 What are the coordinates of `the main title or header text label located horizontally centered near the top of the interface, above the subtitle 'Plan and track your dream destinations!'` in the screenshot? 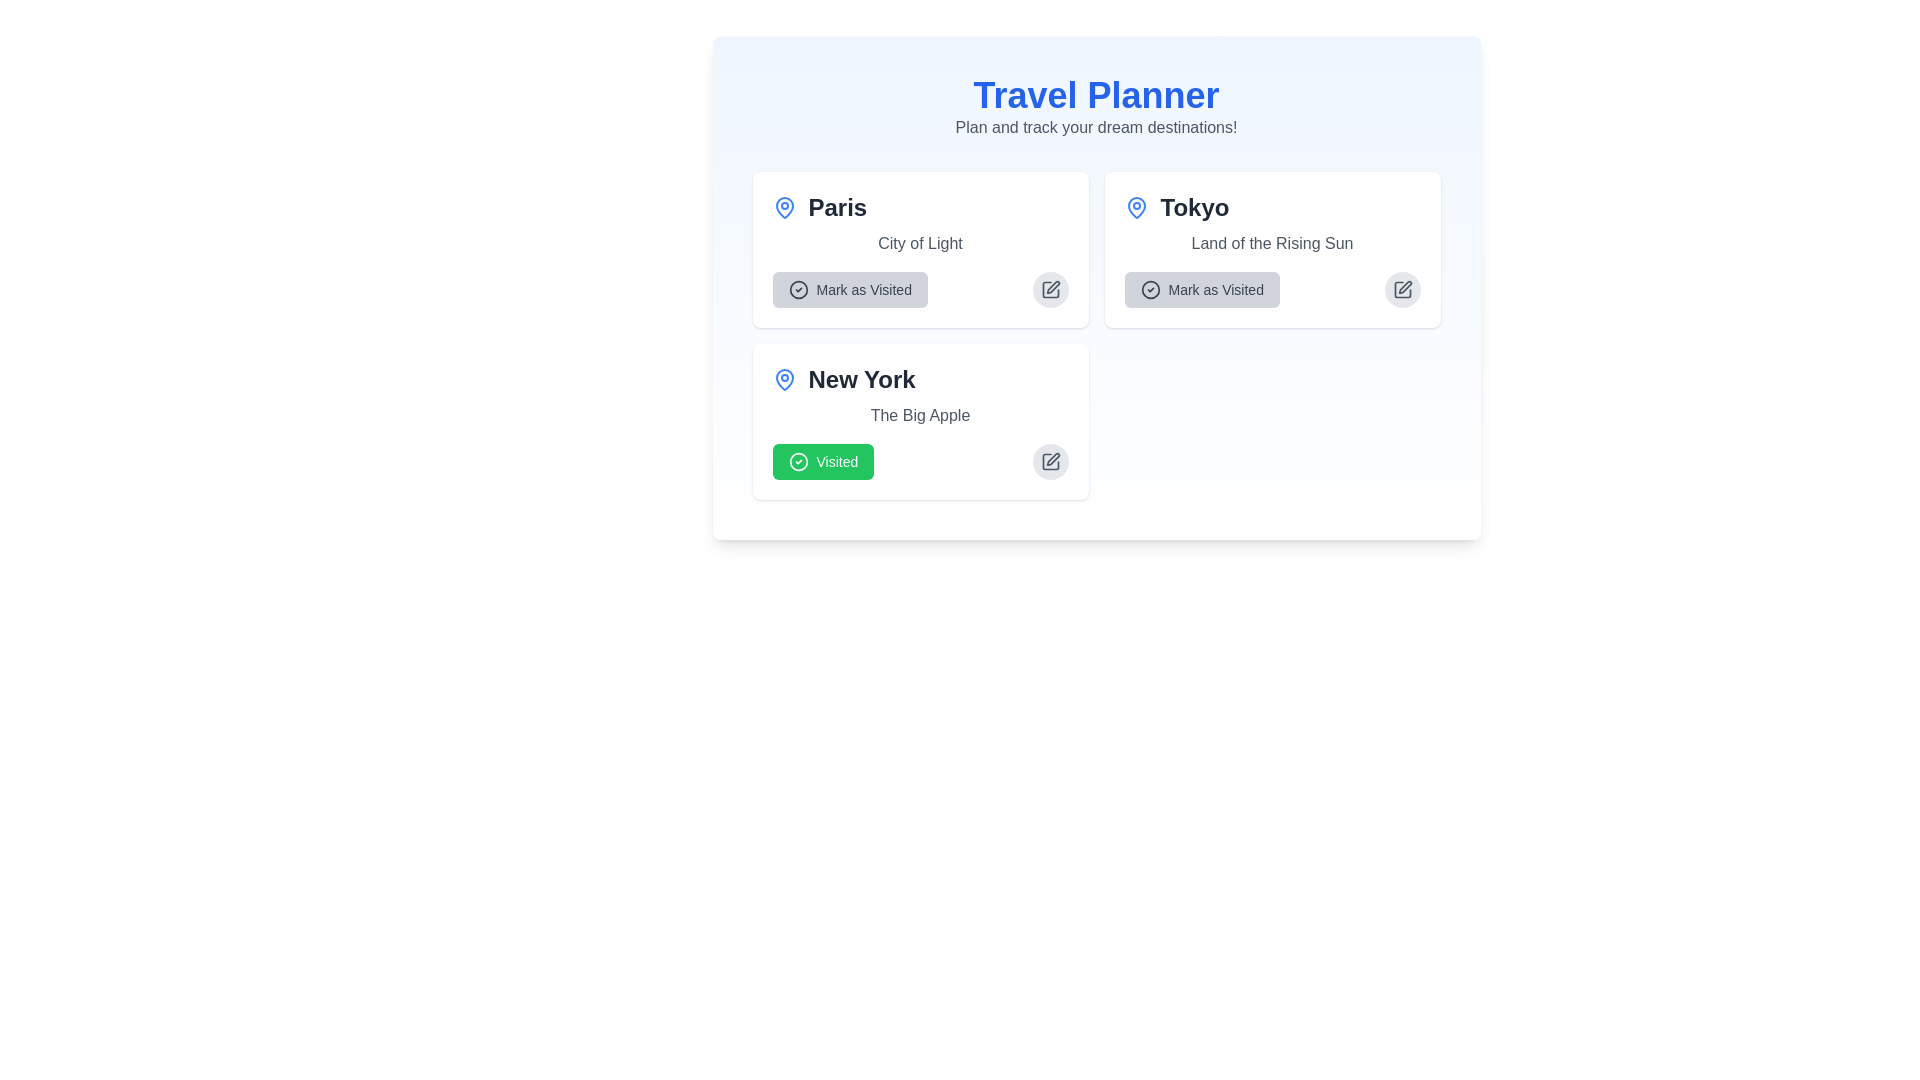 It's located at (1095, 96).